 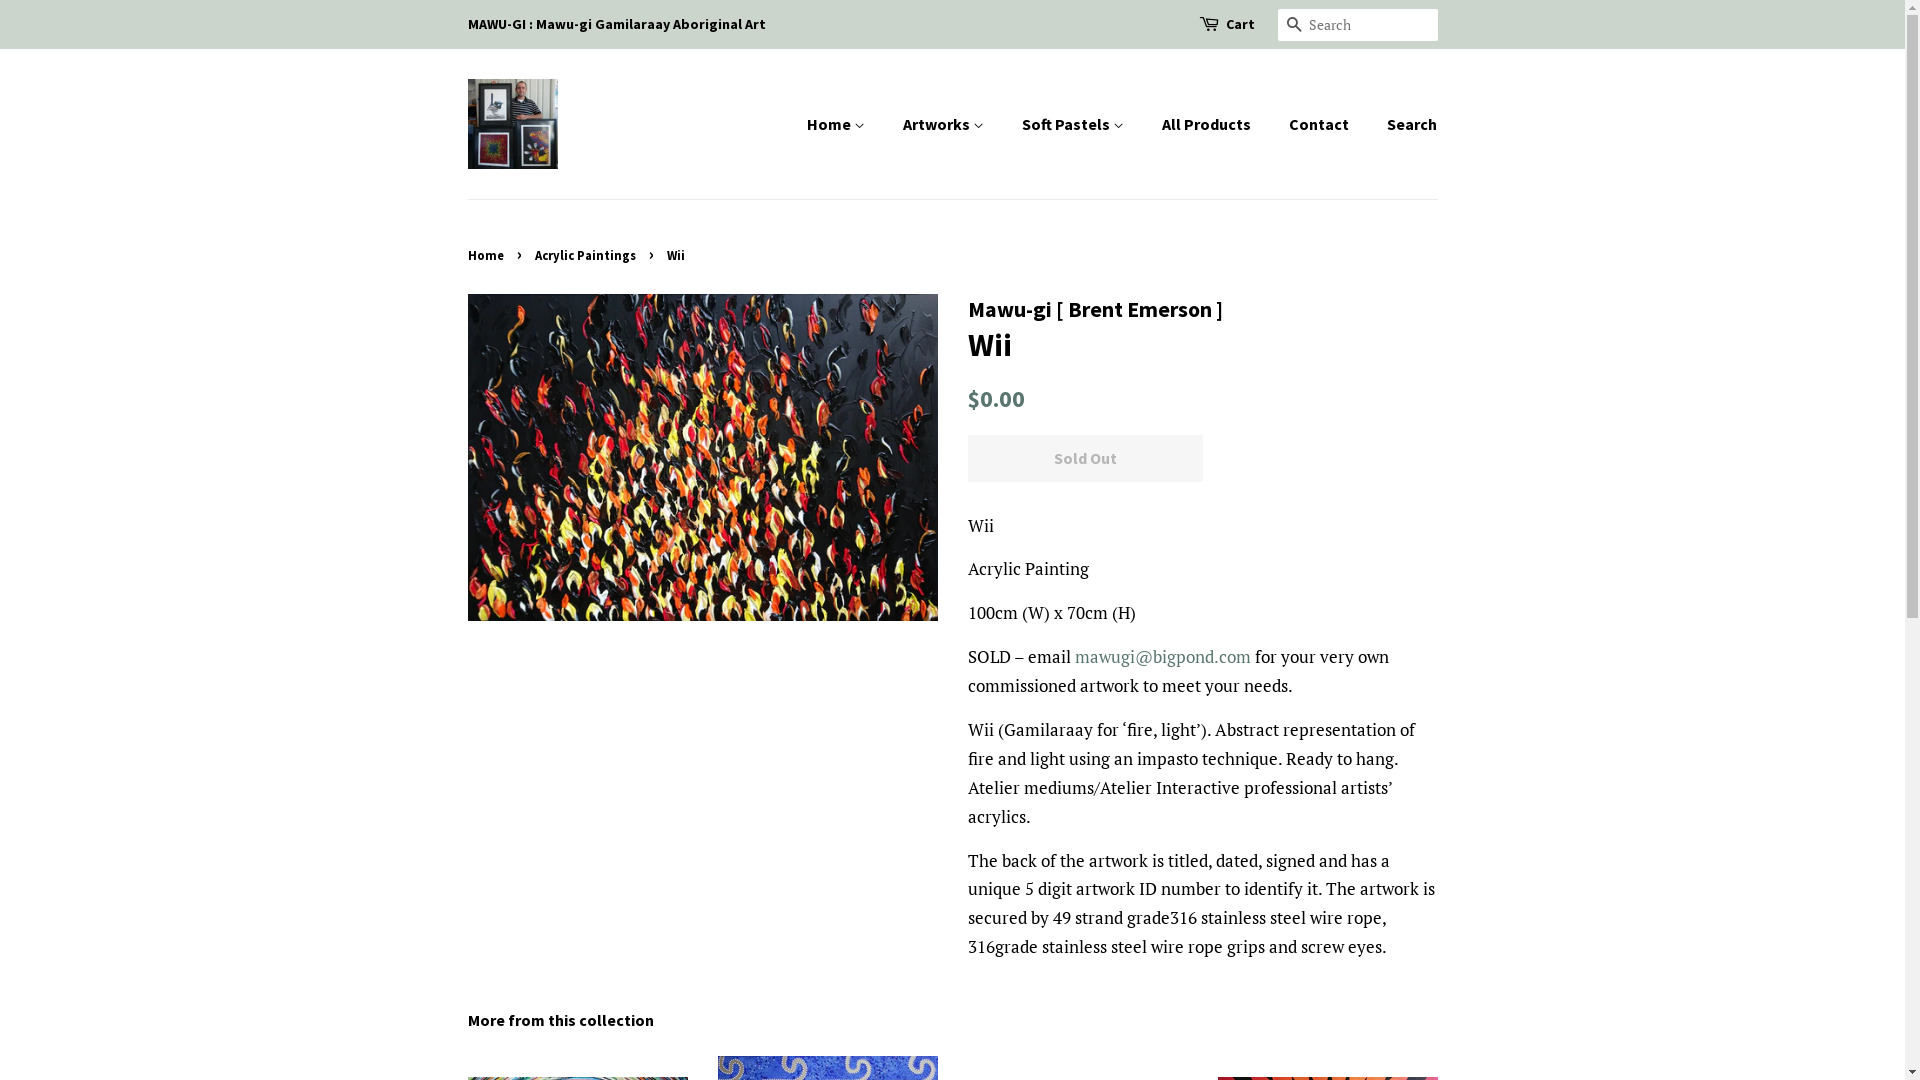 I want to click on 'Contact', so click(x=1321, y=124).